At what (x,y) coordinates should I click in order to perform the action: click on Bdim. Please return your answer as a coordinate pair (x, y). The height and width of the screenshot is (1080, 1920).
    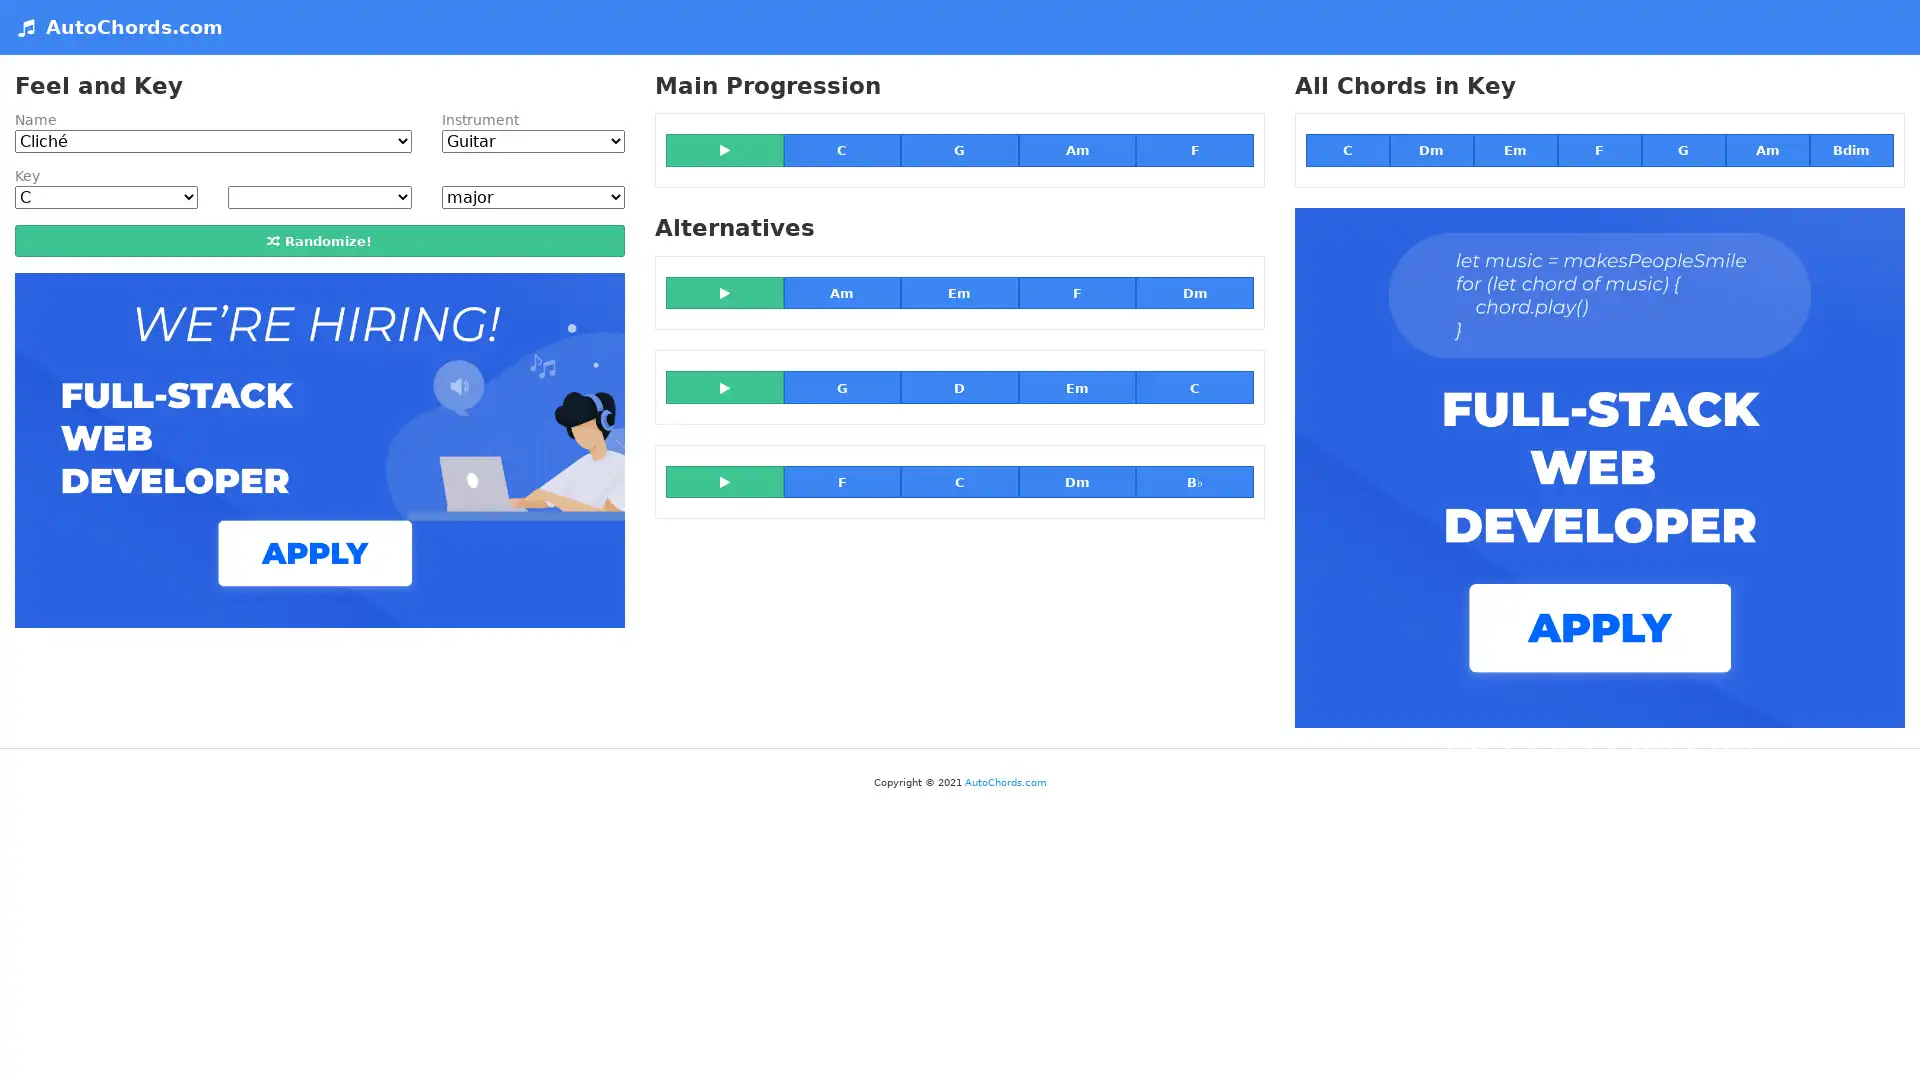
    Looking at the image, I should click on (1850, 149).